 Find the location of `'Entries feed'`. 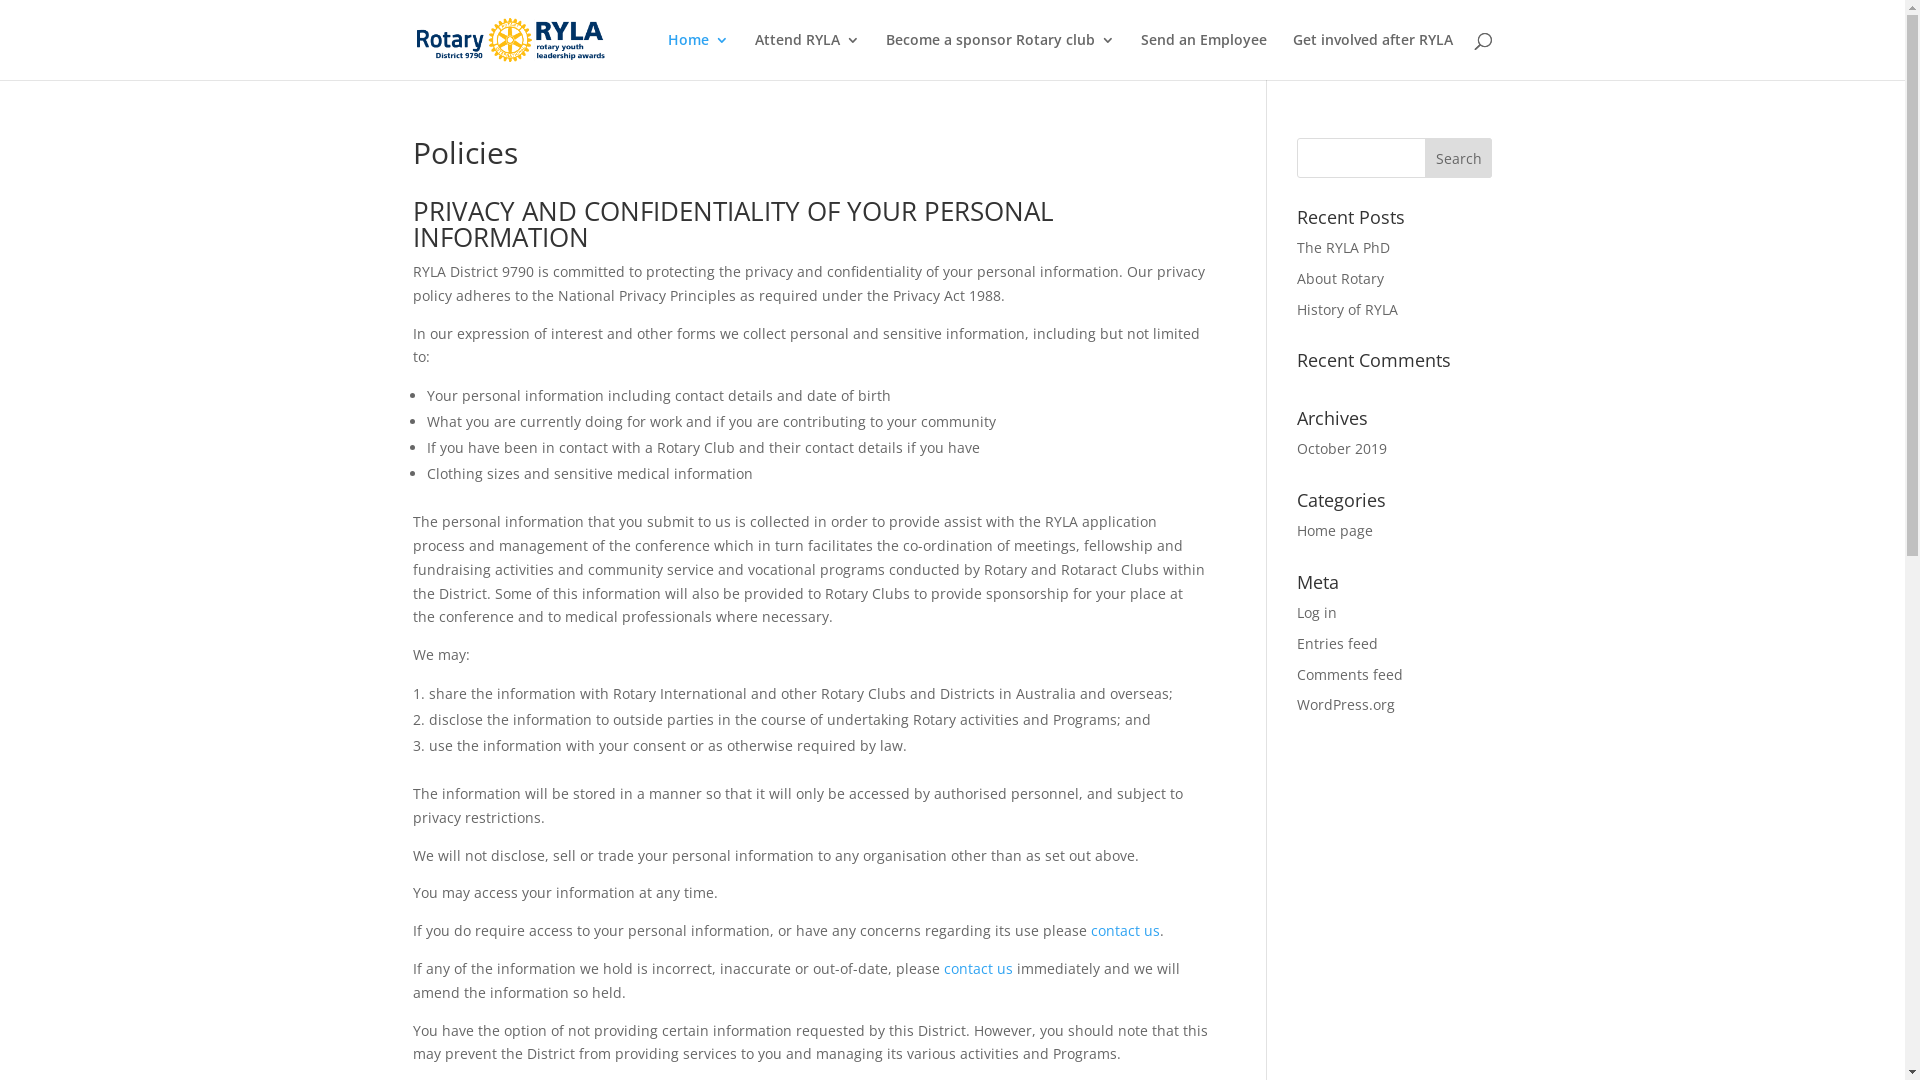

'Entries feed' is located at coordinates (1296, 643).